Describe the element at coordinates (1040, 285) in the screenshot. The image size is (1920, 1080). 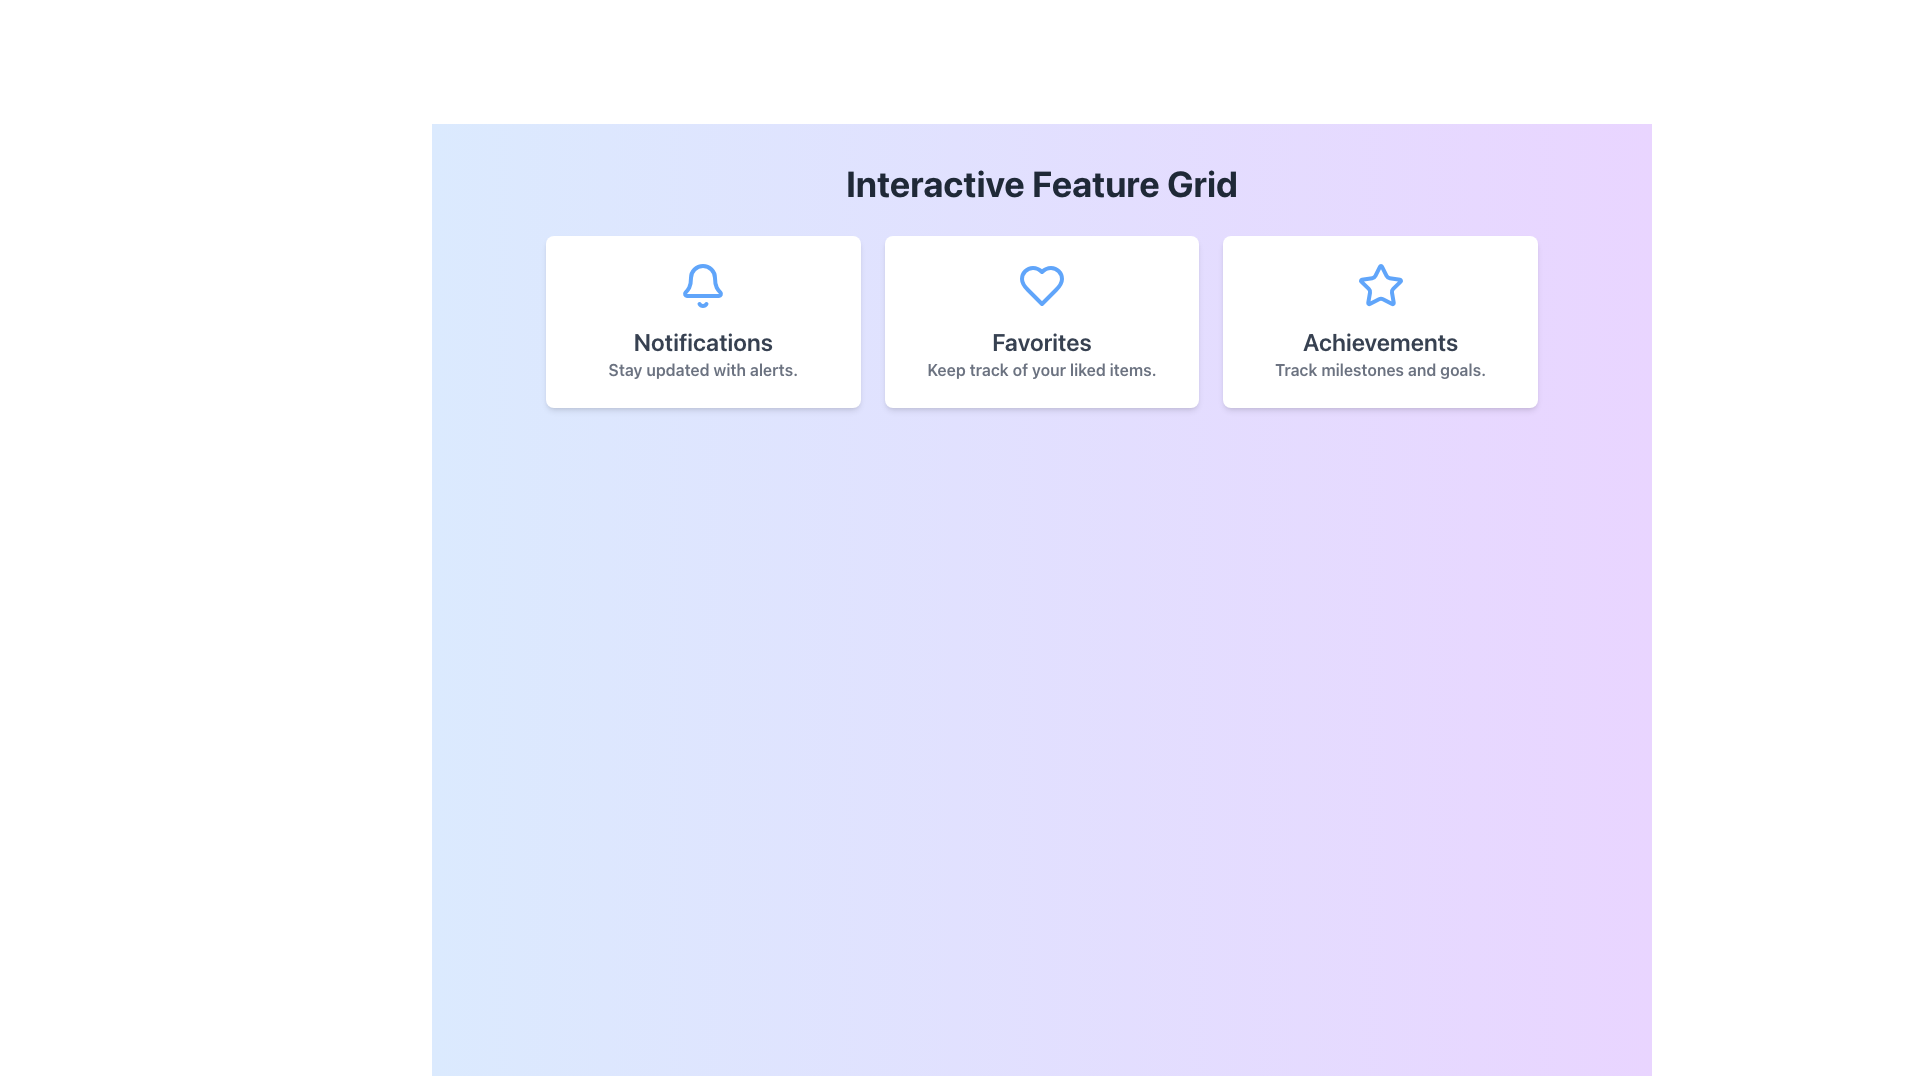
I see `the heart-shaped blue icon located above the 'Favorites' title in the middle card of the 'Favorites' section within the 'Interactive Feature Grid'` at that location.